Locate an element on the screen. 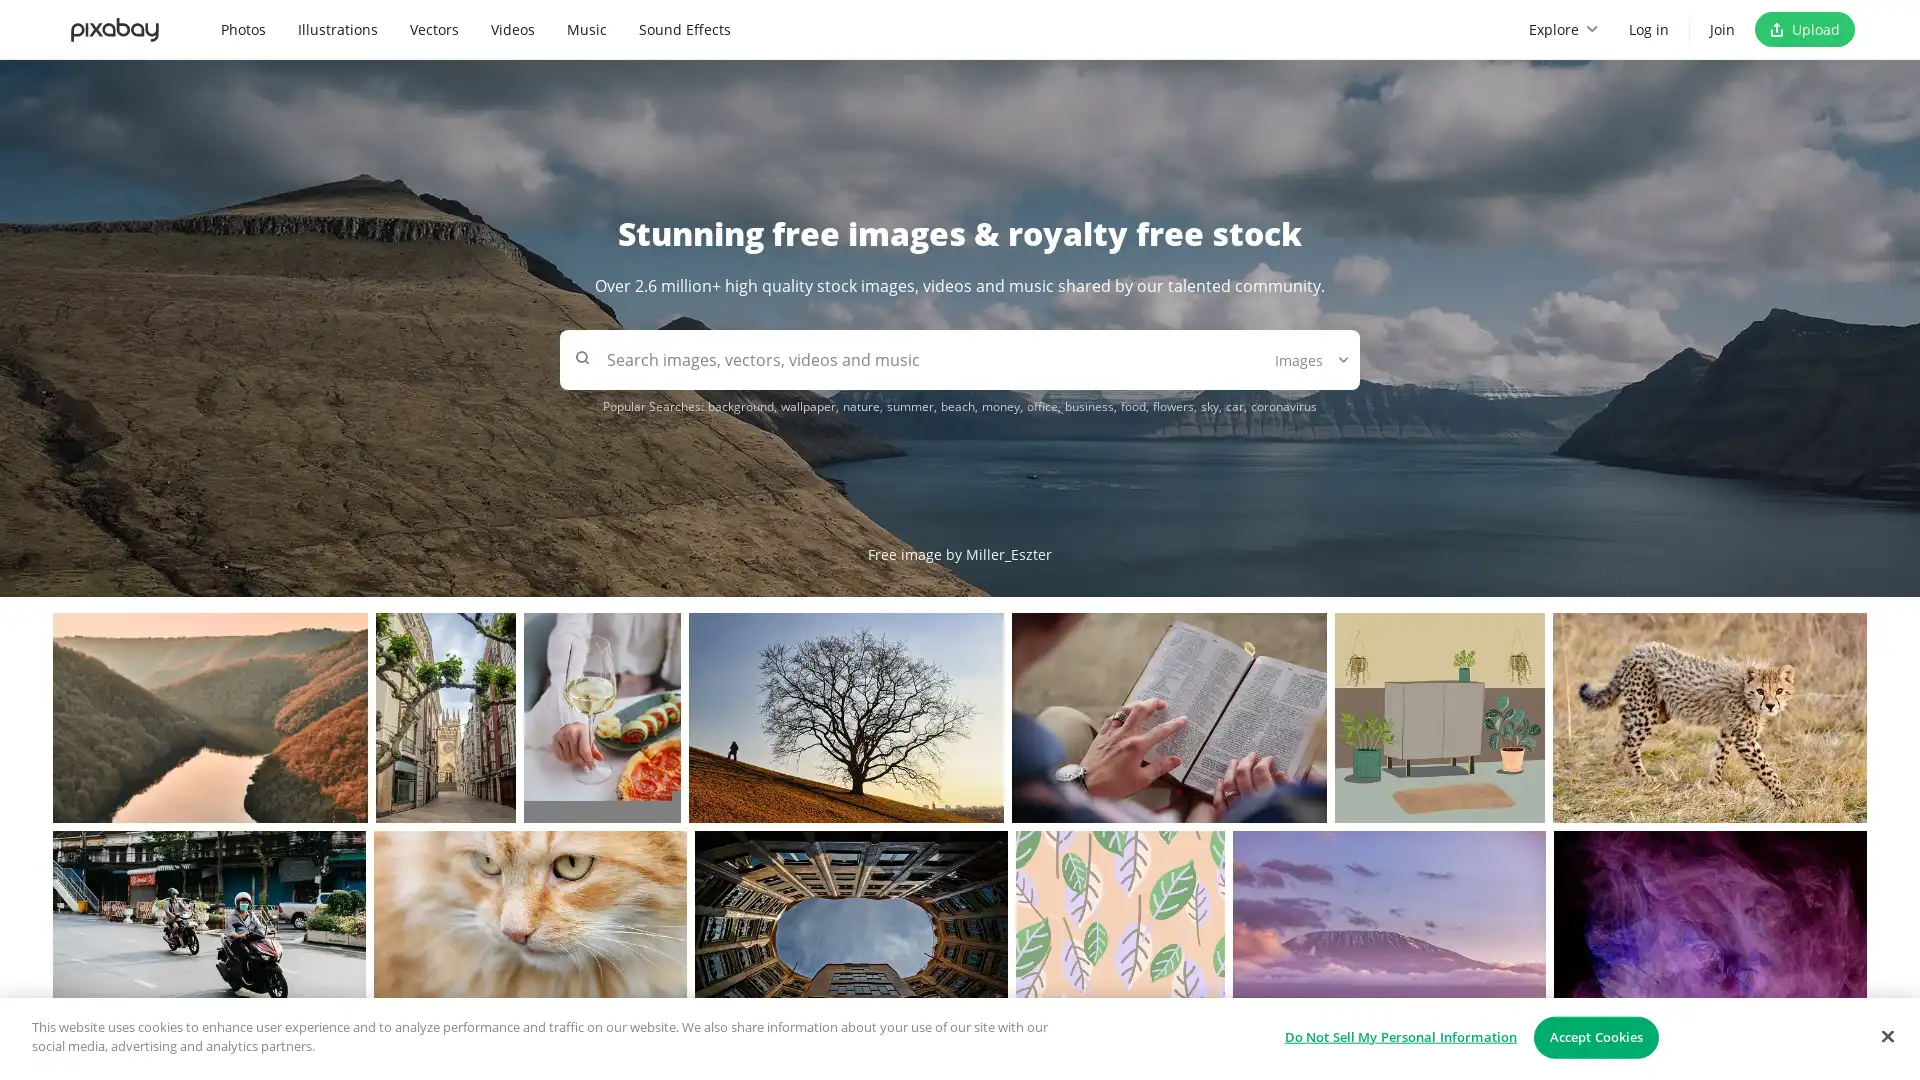 Image resolution: width=1920 pixels, height=1080 pixels. Explore is located at coordinates (1562, 29).